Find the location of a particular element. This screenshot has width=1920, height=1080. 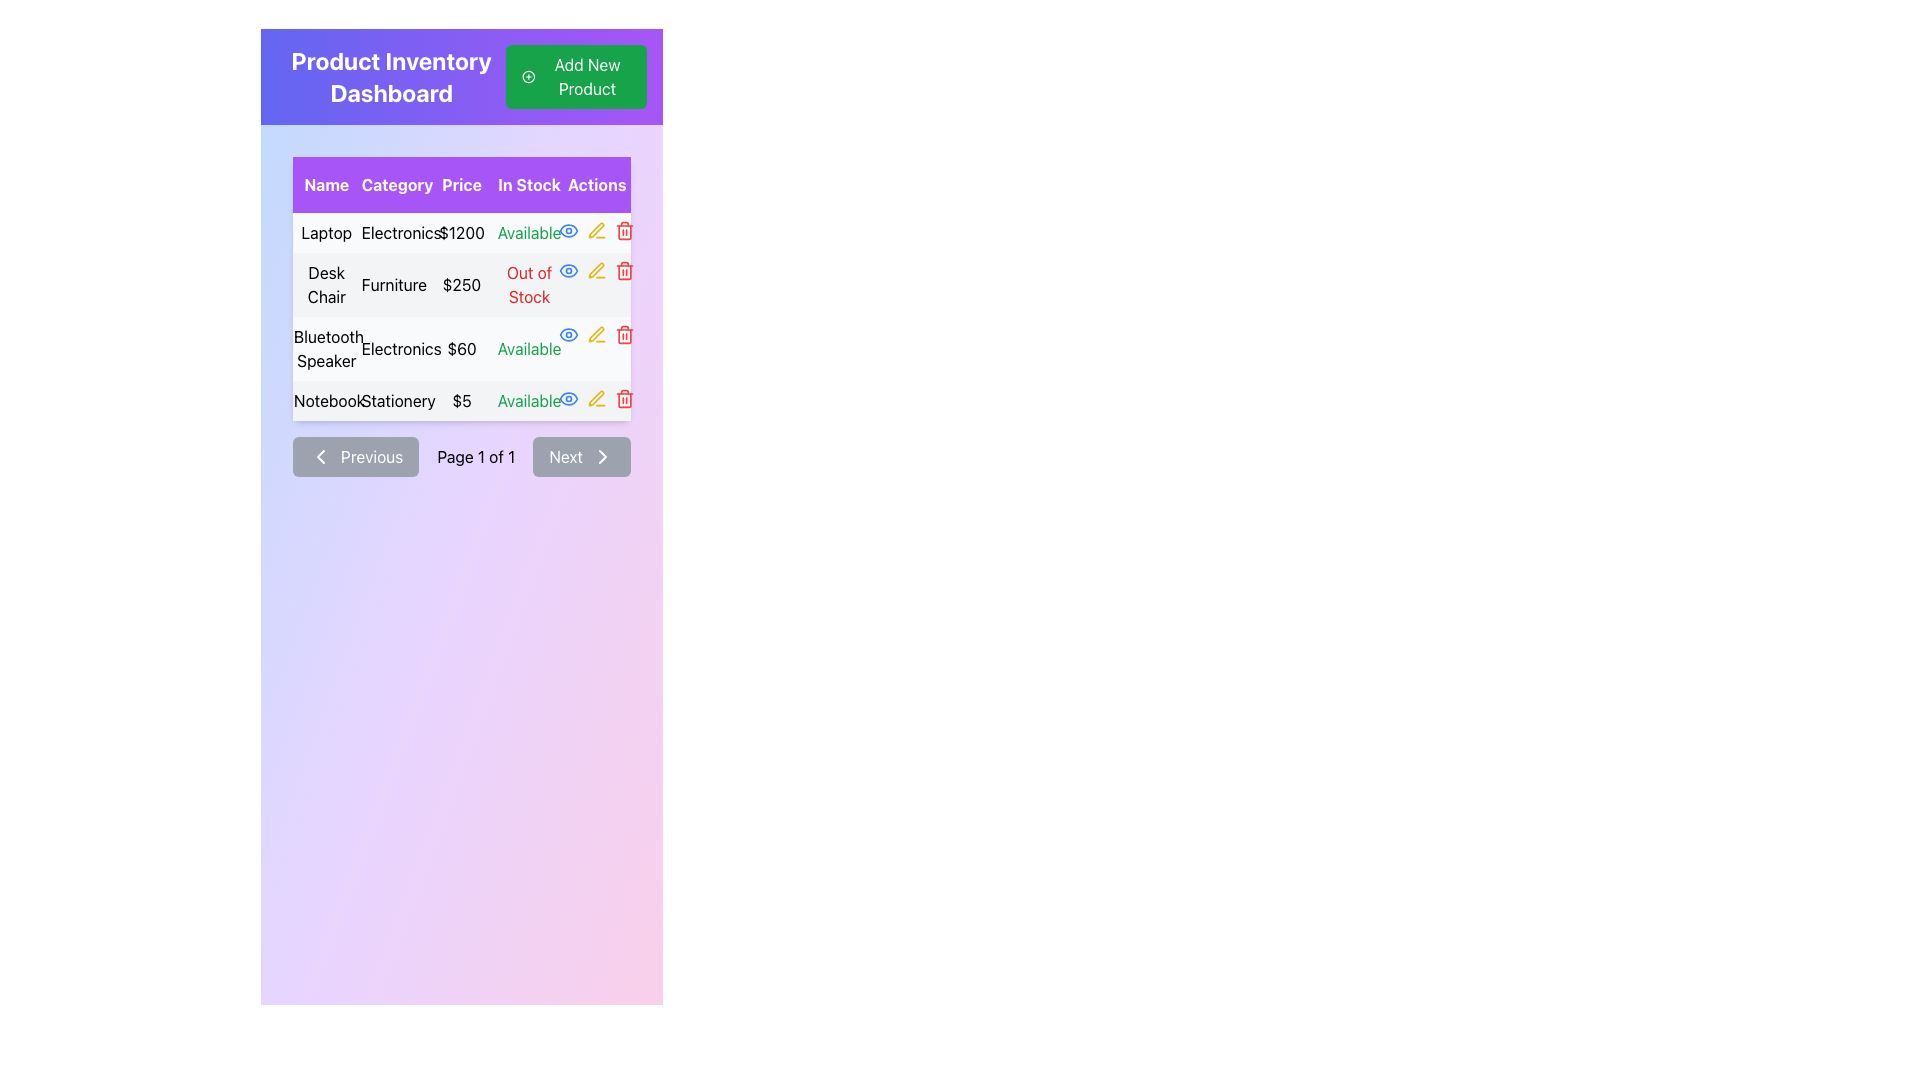

the static text element displaying the price '$250' for the 'Desk Chair' in the 'Price' column of the table is located at coordinates (460, 285).